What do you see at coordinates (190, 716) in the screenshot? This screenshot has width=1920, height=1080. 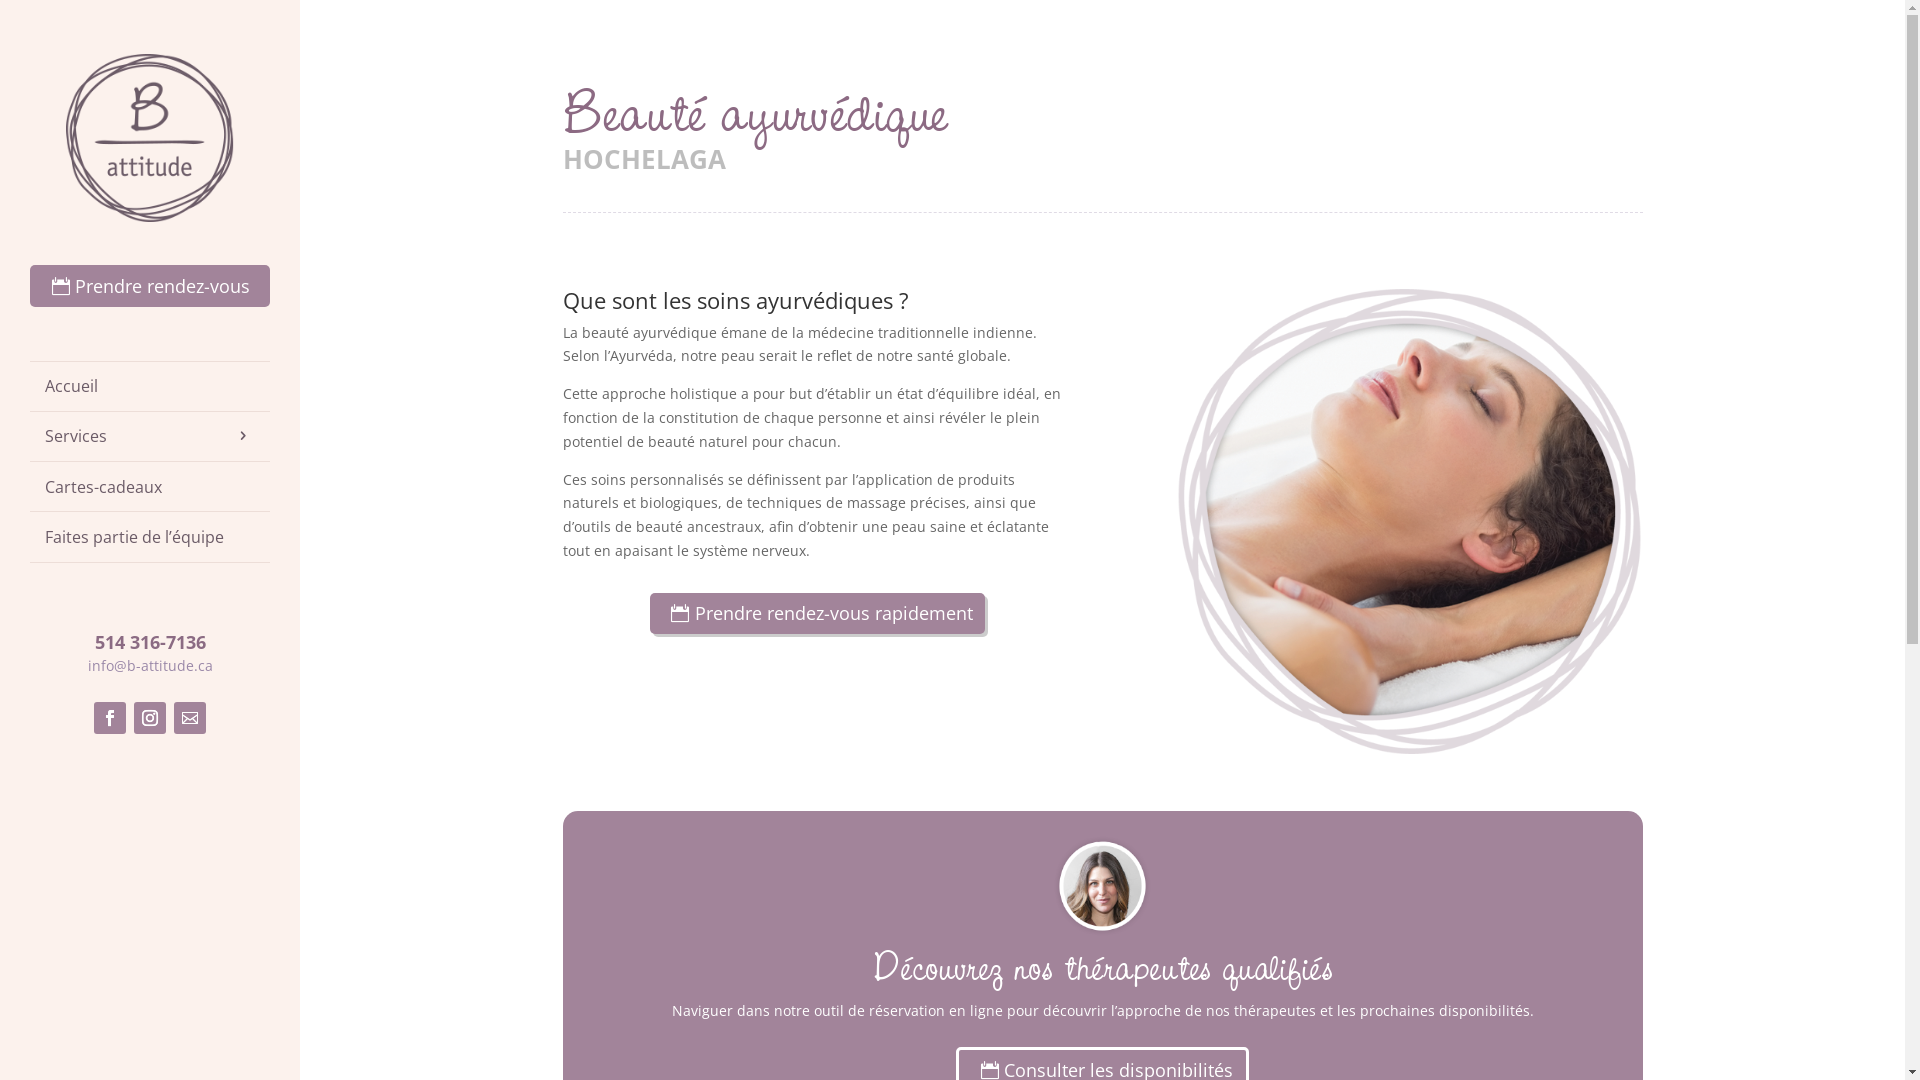 I see `'Suivez sur RSS'` at bounding box center [190, 716].